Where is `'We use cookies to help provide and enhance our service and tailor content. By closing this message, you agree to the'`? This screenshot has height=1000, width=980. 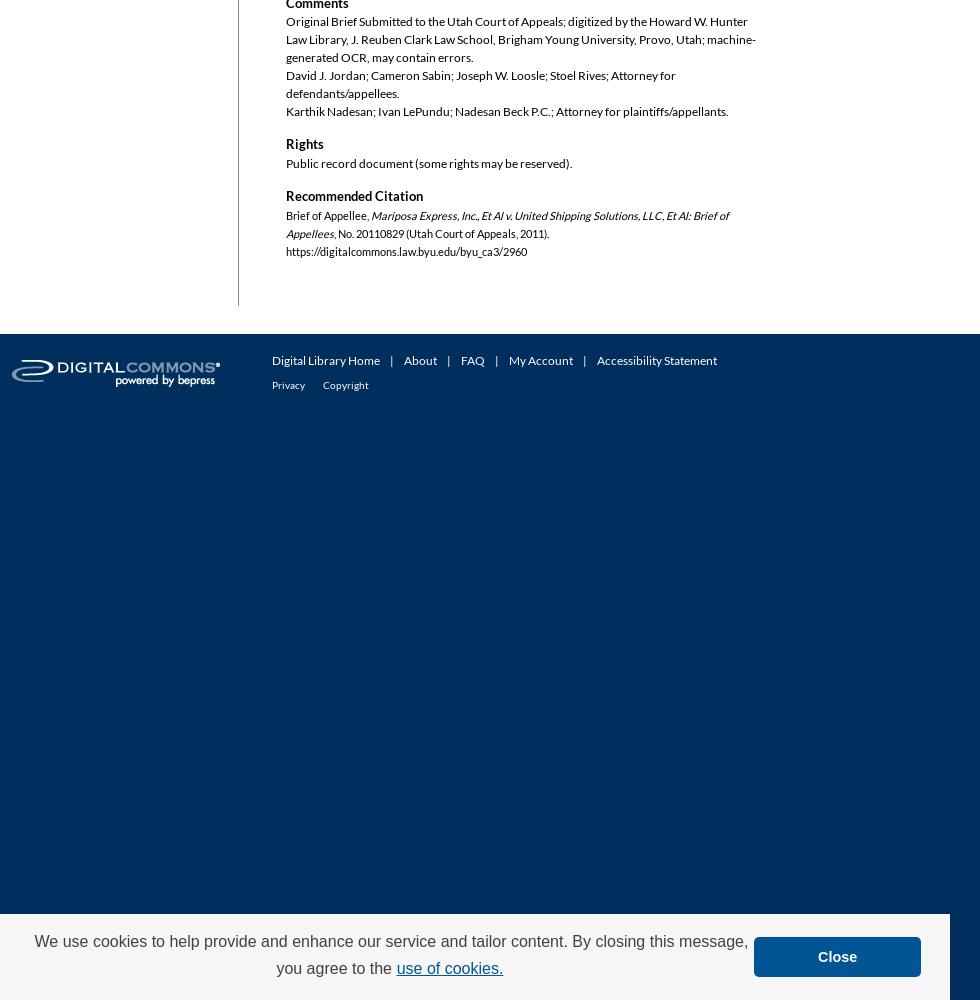 'We use cookies to help provide and enhance our service and tailor content. By closing this message, you agree to the' is located at coordinates (391, 953).